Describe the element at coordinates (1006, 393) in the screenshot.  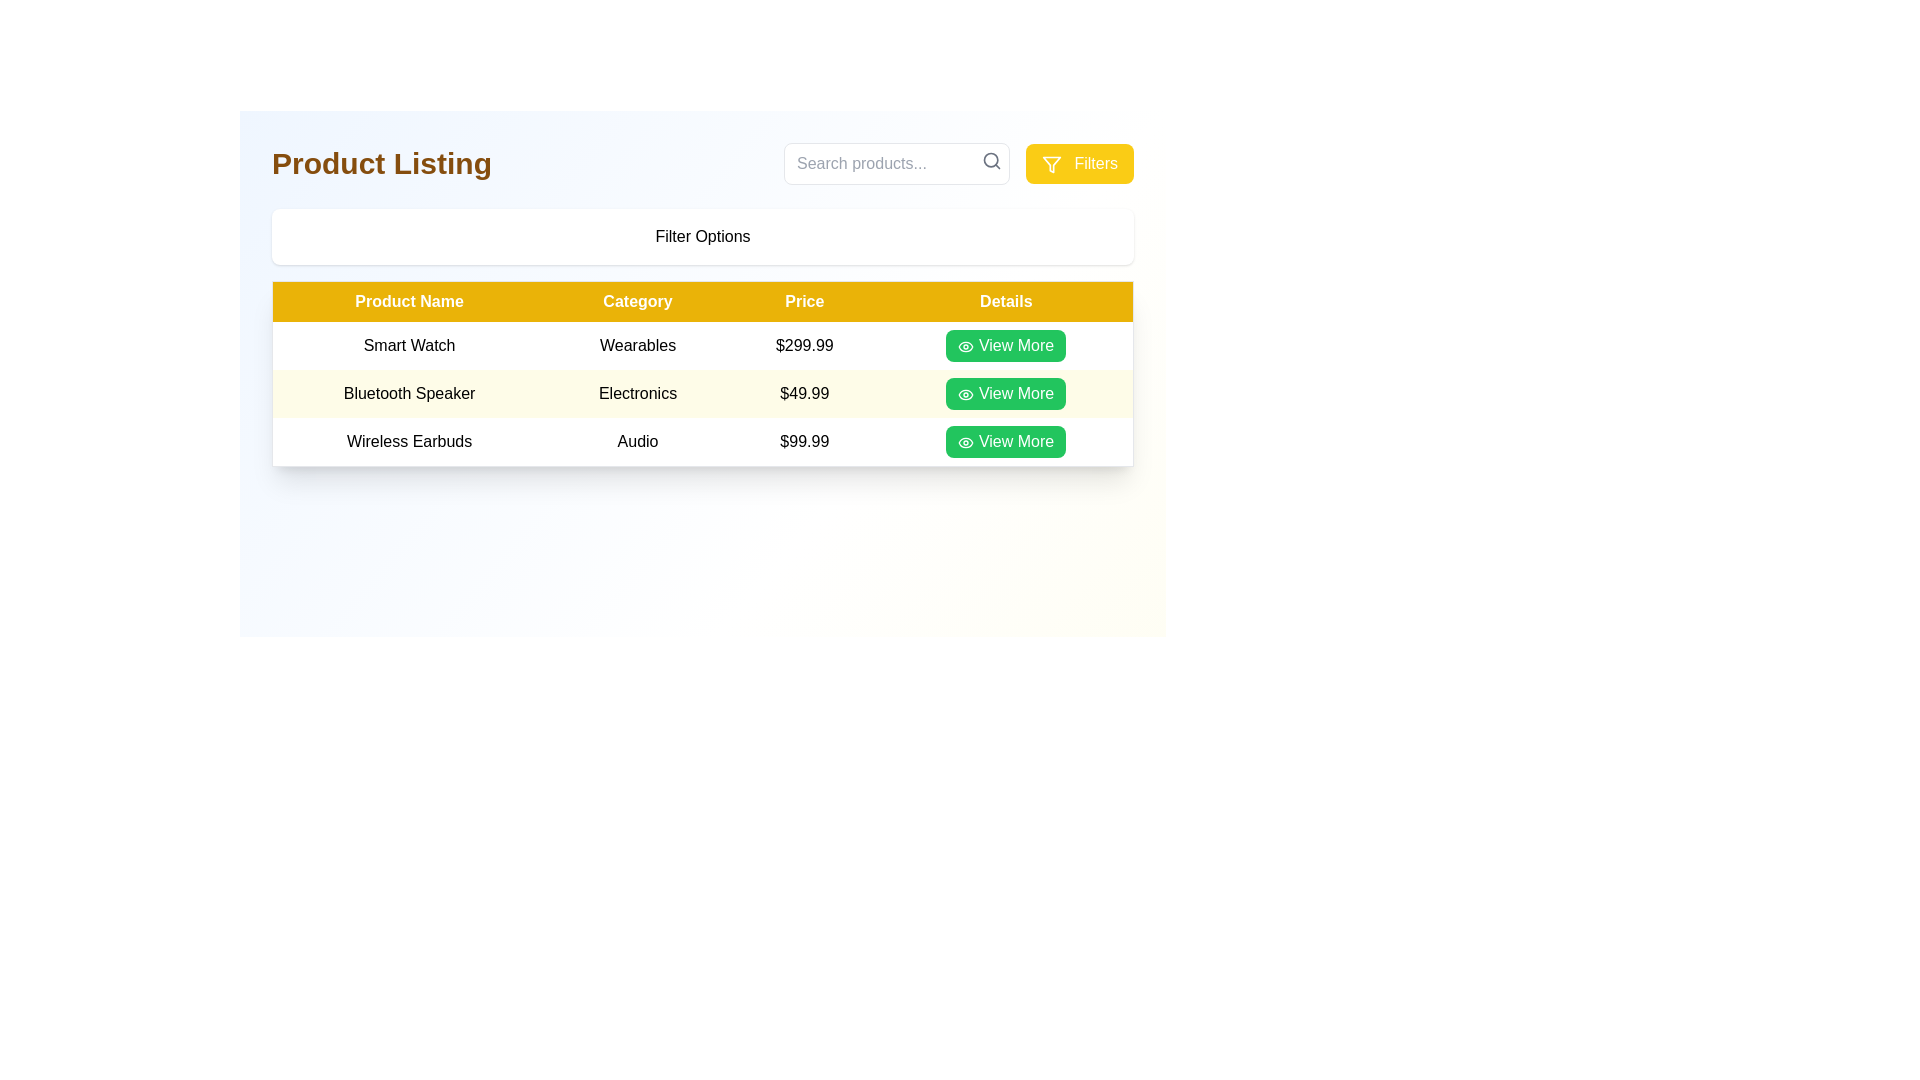
I see `keyboard navigation` at that location.